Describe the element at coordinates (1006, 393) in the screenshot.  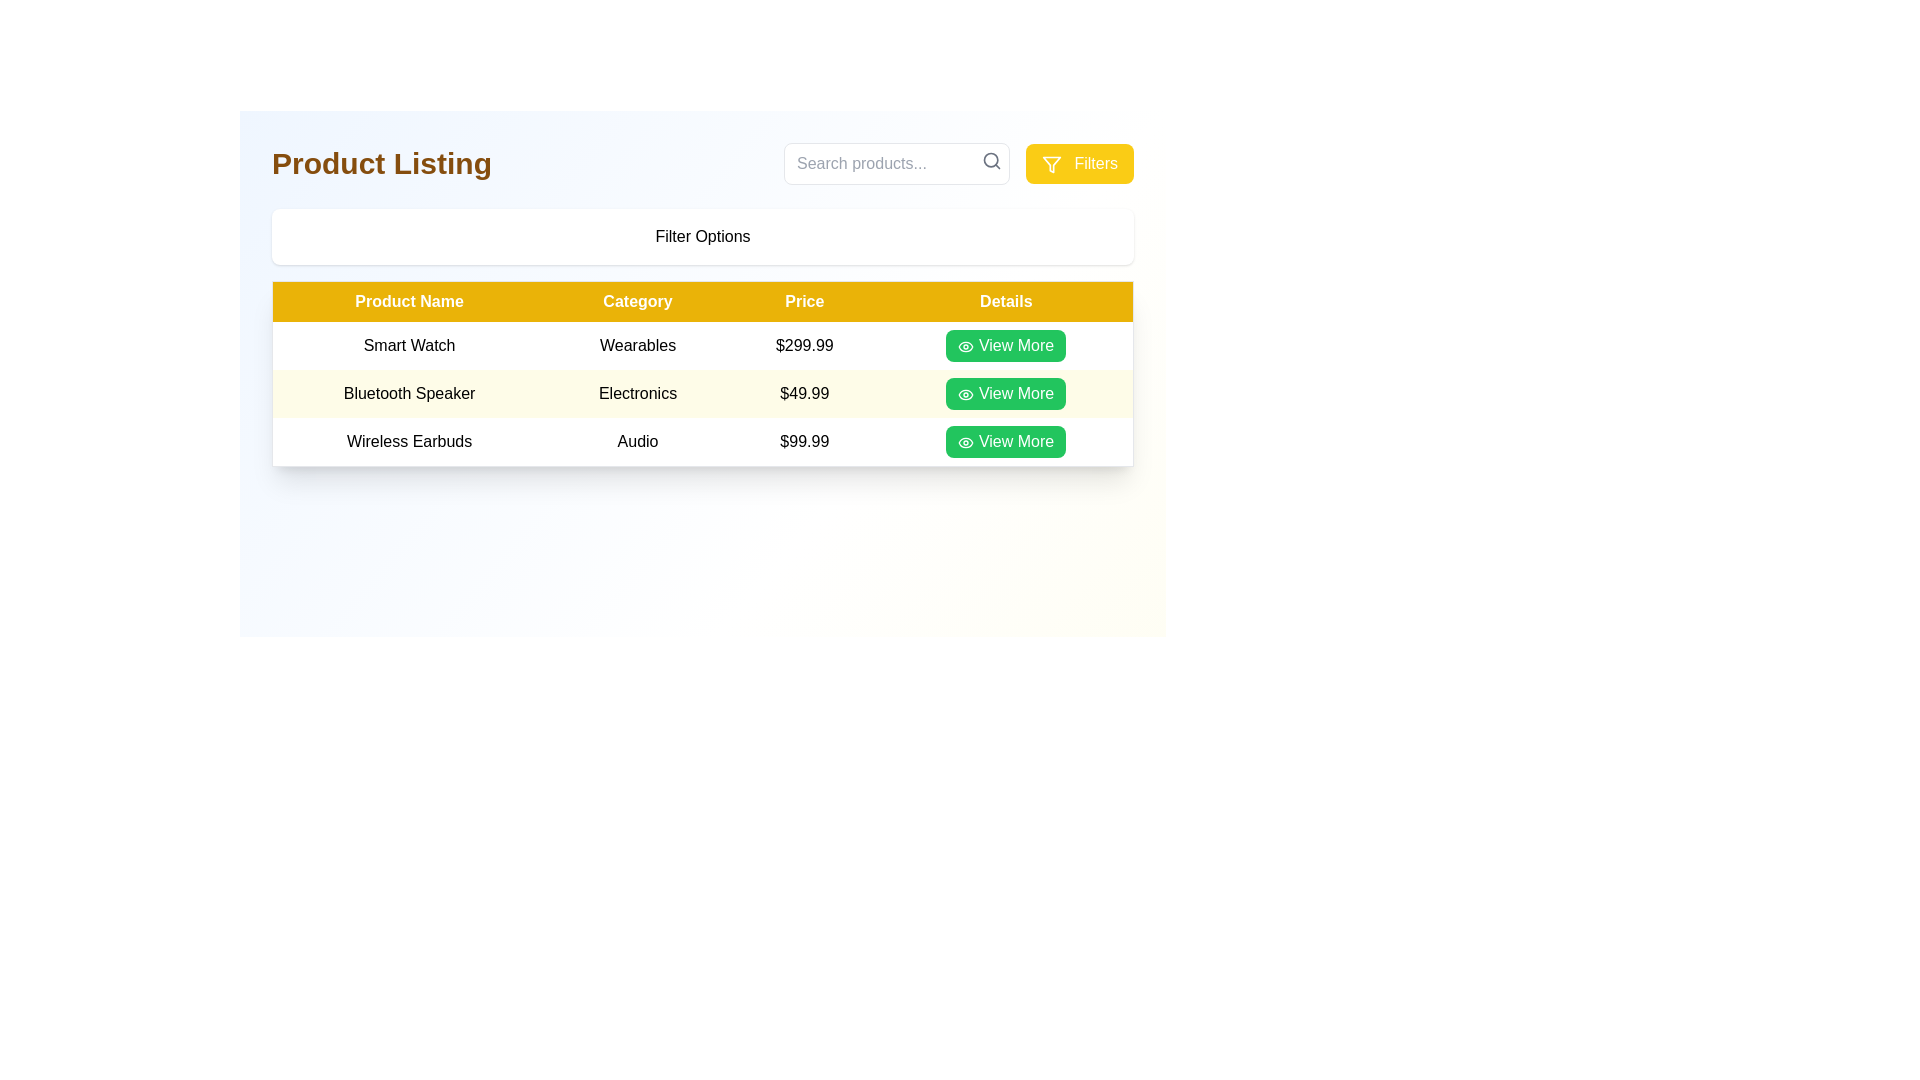
I see `keyboard navigation` at that location.